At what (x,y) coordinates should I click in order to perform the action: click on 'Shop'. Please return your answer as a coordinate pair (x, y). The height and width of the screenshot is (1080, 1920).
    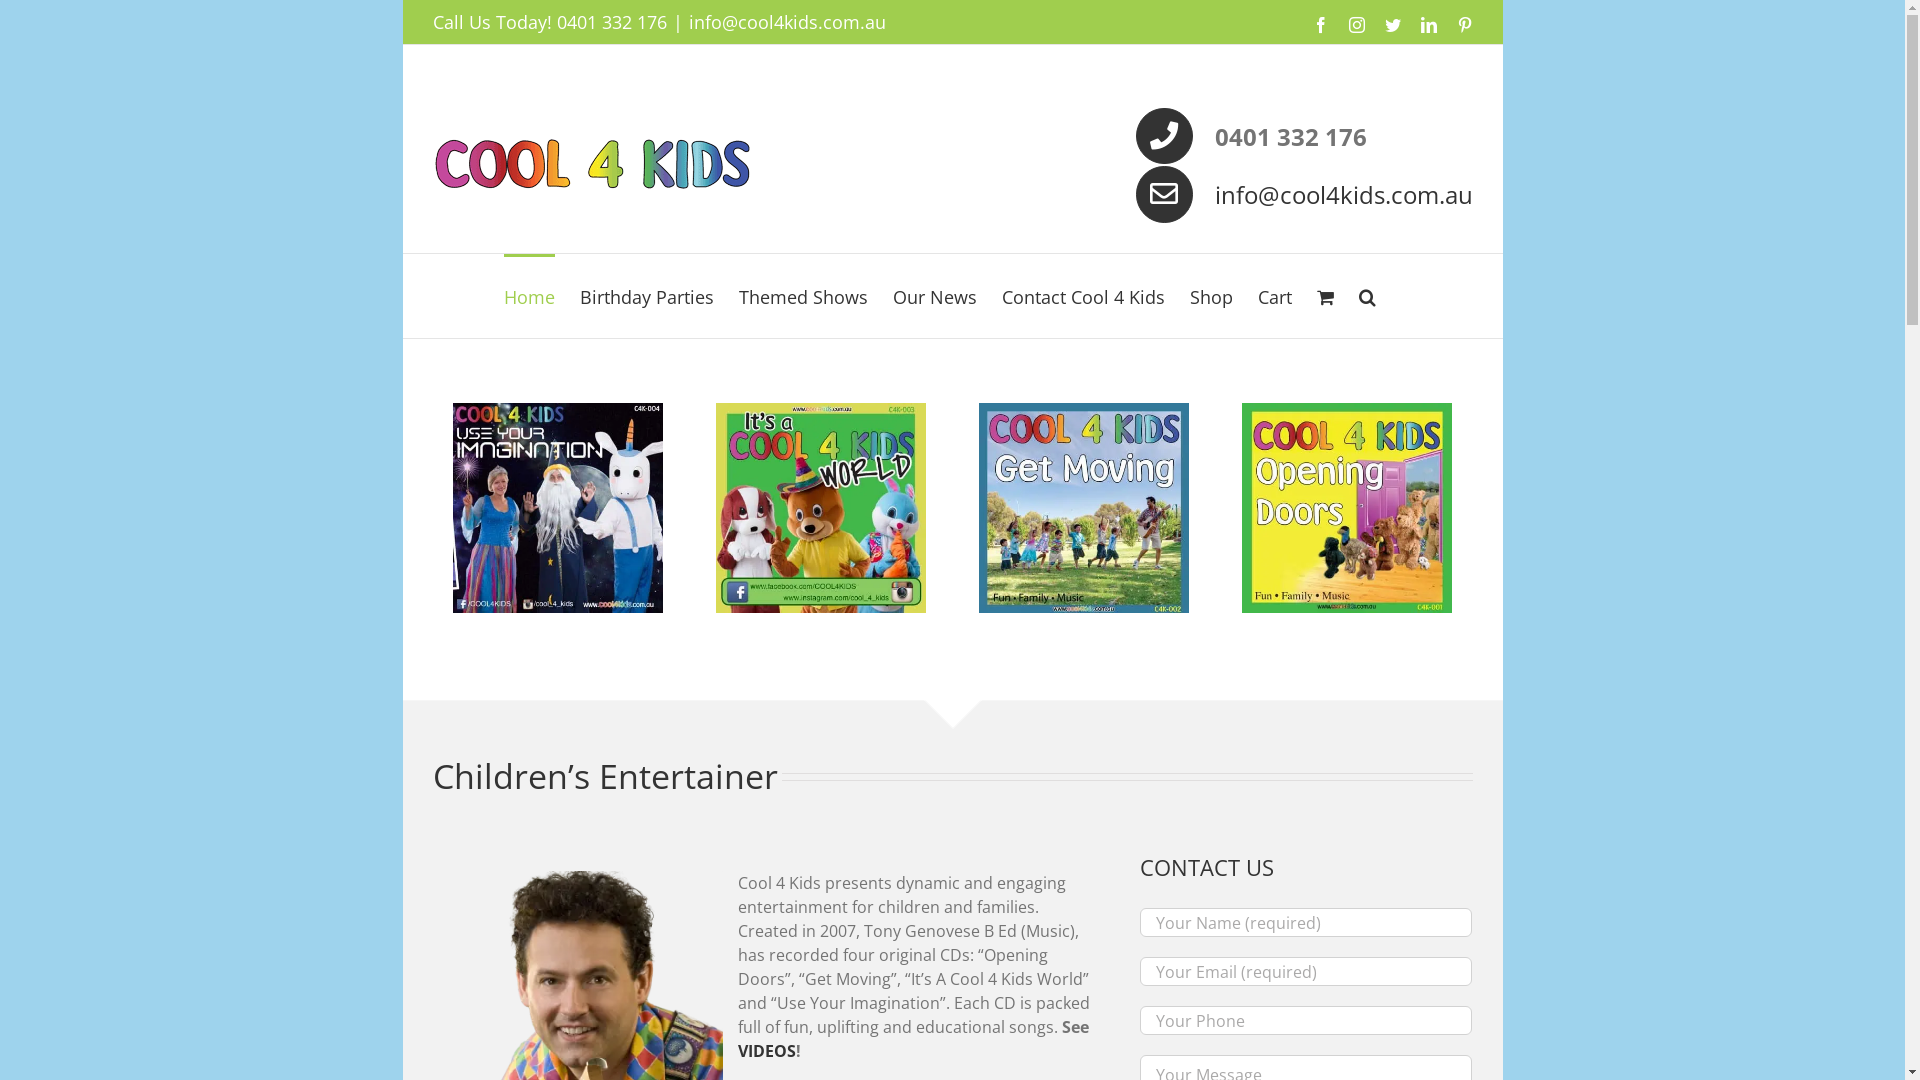
    Looking at the image, I should click on (1210, 296).